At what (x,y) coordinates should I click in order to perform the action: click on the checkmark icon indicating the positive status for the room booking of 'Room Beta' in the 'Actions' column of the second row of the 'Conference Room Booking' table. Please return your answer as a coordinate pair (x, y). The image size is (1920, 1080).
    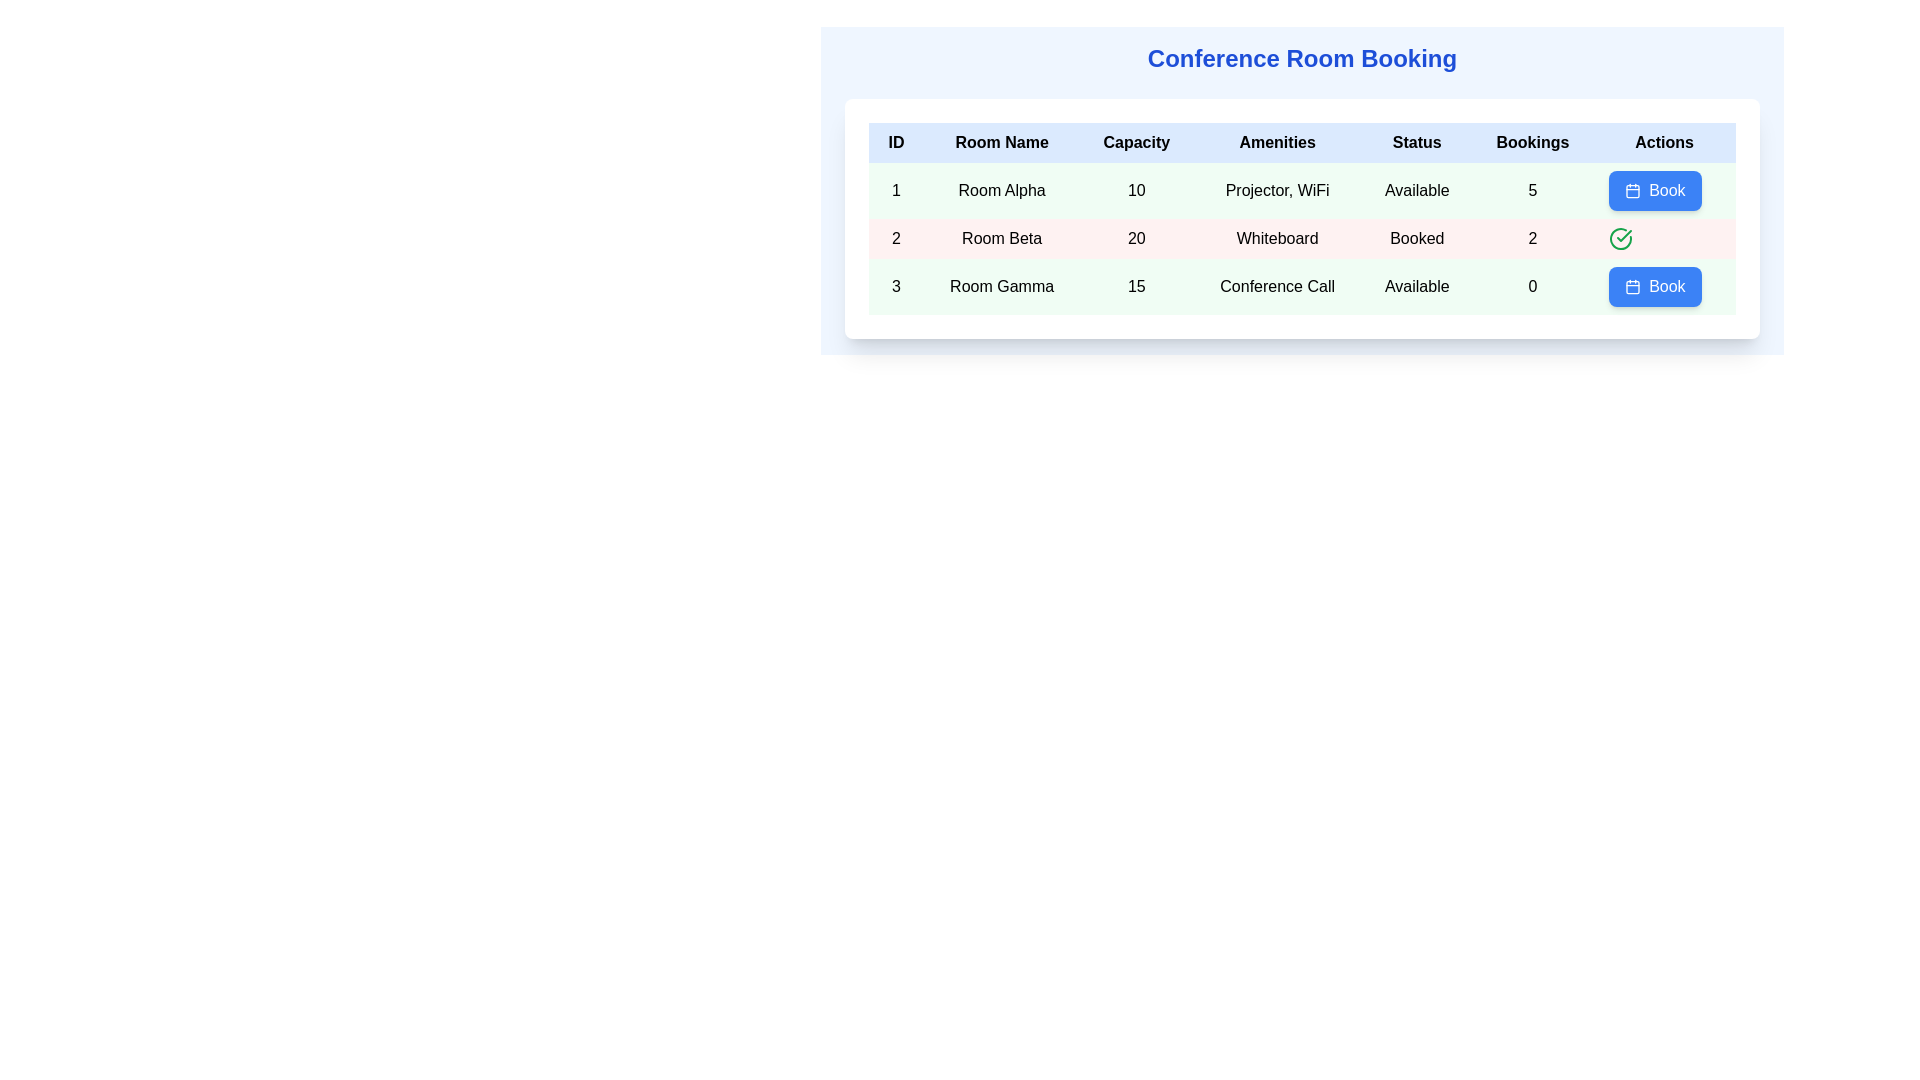
    Looking at the image, I should click on (1621, 238).